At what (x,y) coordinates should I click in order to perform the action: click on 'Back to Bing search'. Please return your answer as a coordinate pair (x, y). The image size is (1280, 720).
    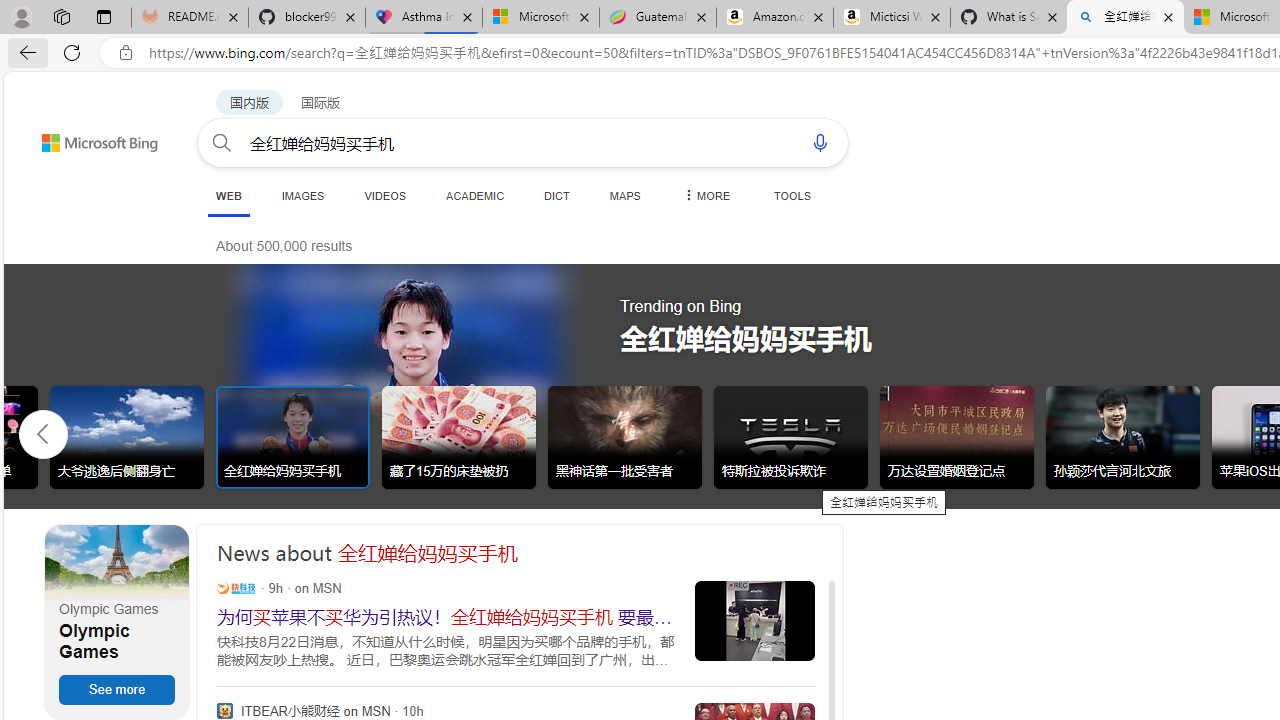
    Looking at the image, I should click on (86, 137).